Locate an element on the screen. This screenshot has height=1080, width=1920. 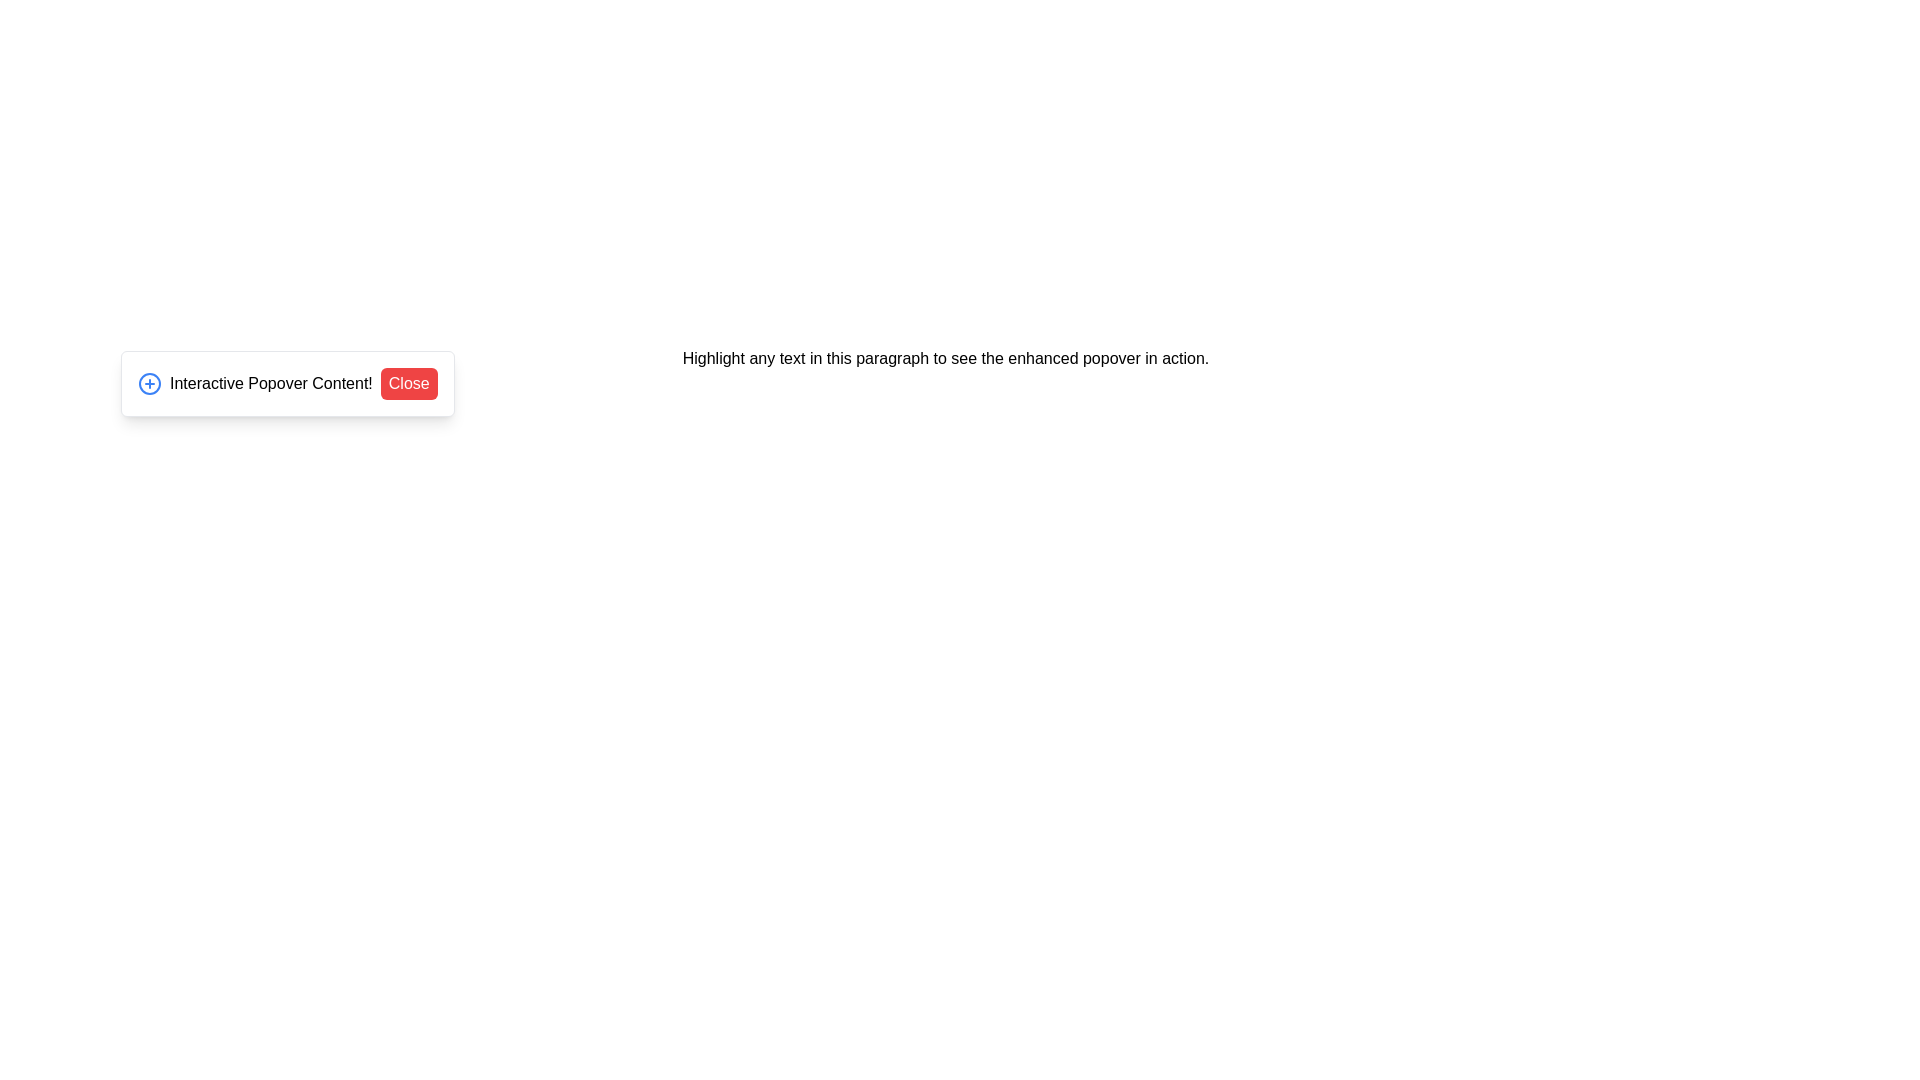
the circular '+' icon button with a blue stroke located on the left side of the popover is located at coordinates (148, 384).